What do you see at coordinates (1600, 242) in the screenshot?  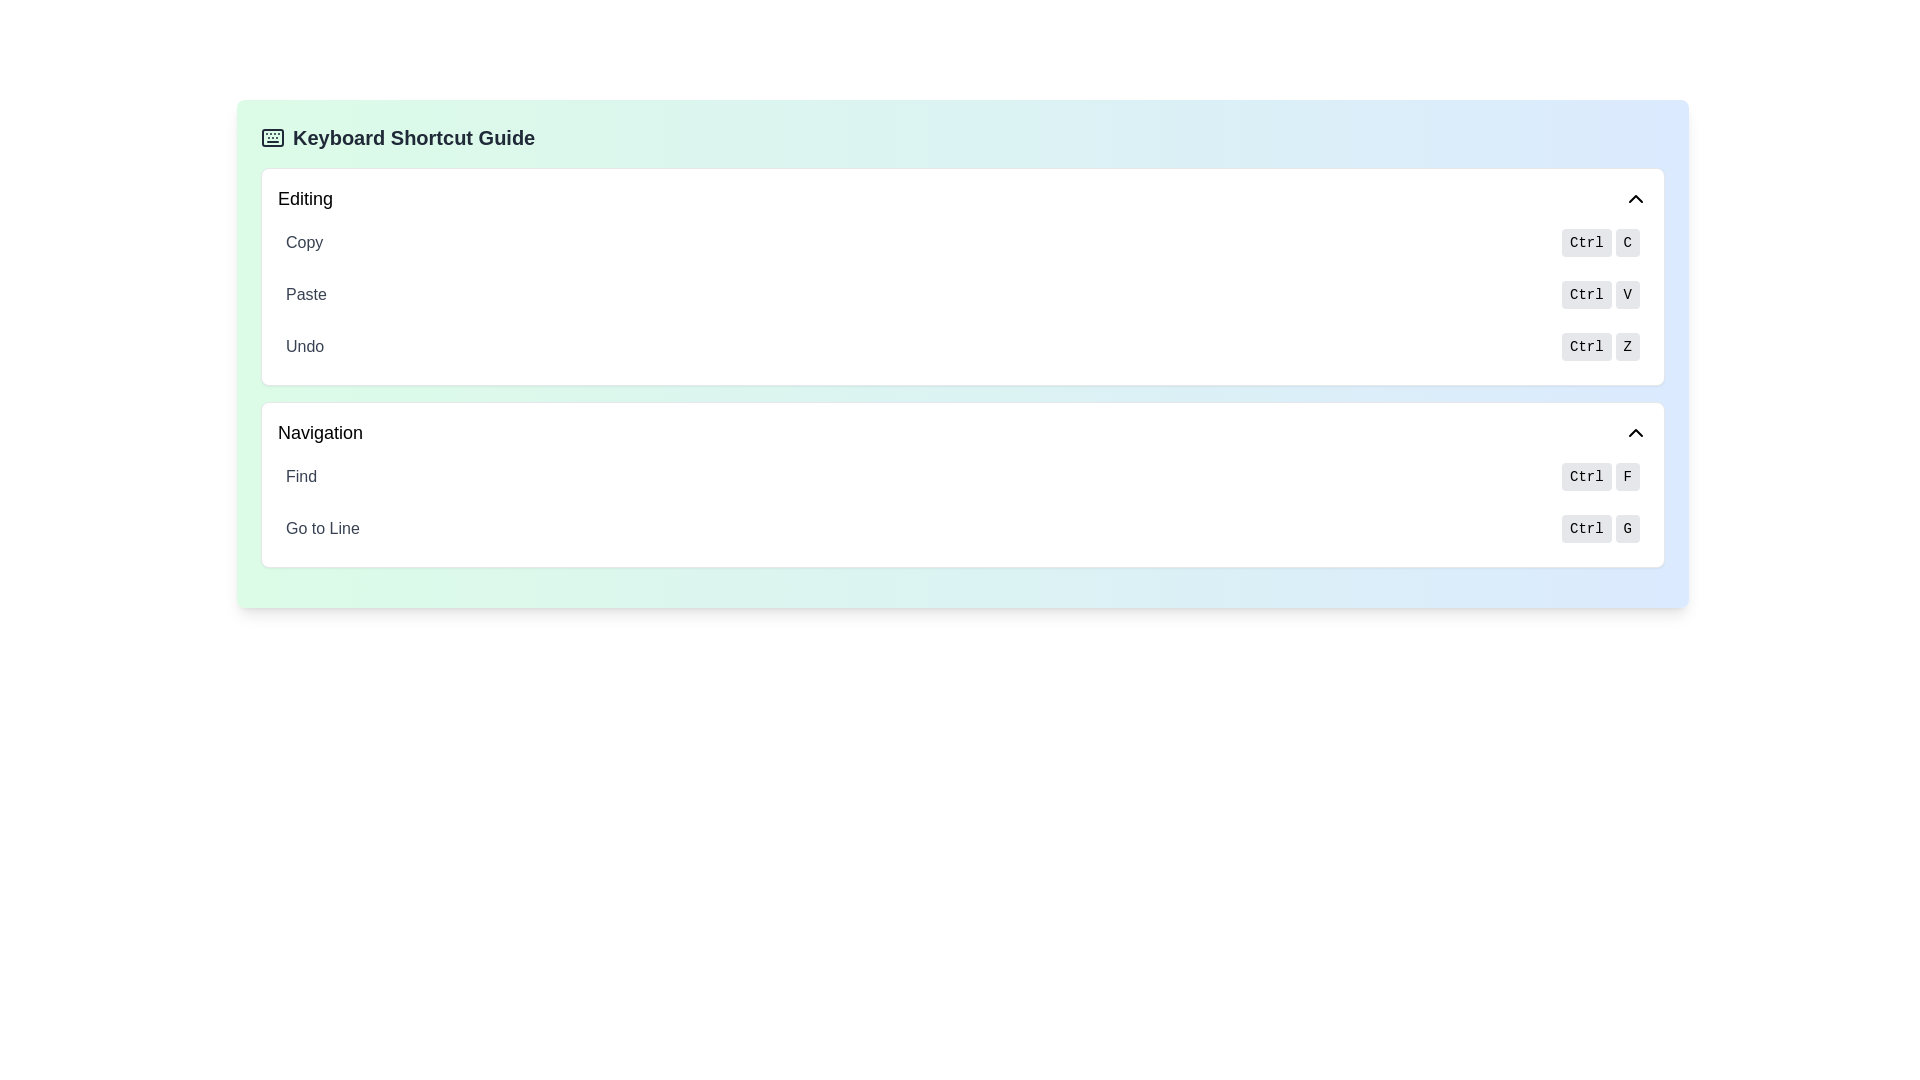 I see `the keyboard shortcut element labeled 'Ctrl' and 'C' with a light gray background, located in the 'Copy' section at the top of the 'Editing' area in the 'Keyboard Shortcut Guide'` at bounding box center [1600, 242].